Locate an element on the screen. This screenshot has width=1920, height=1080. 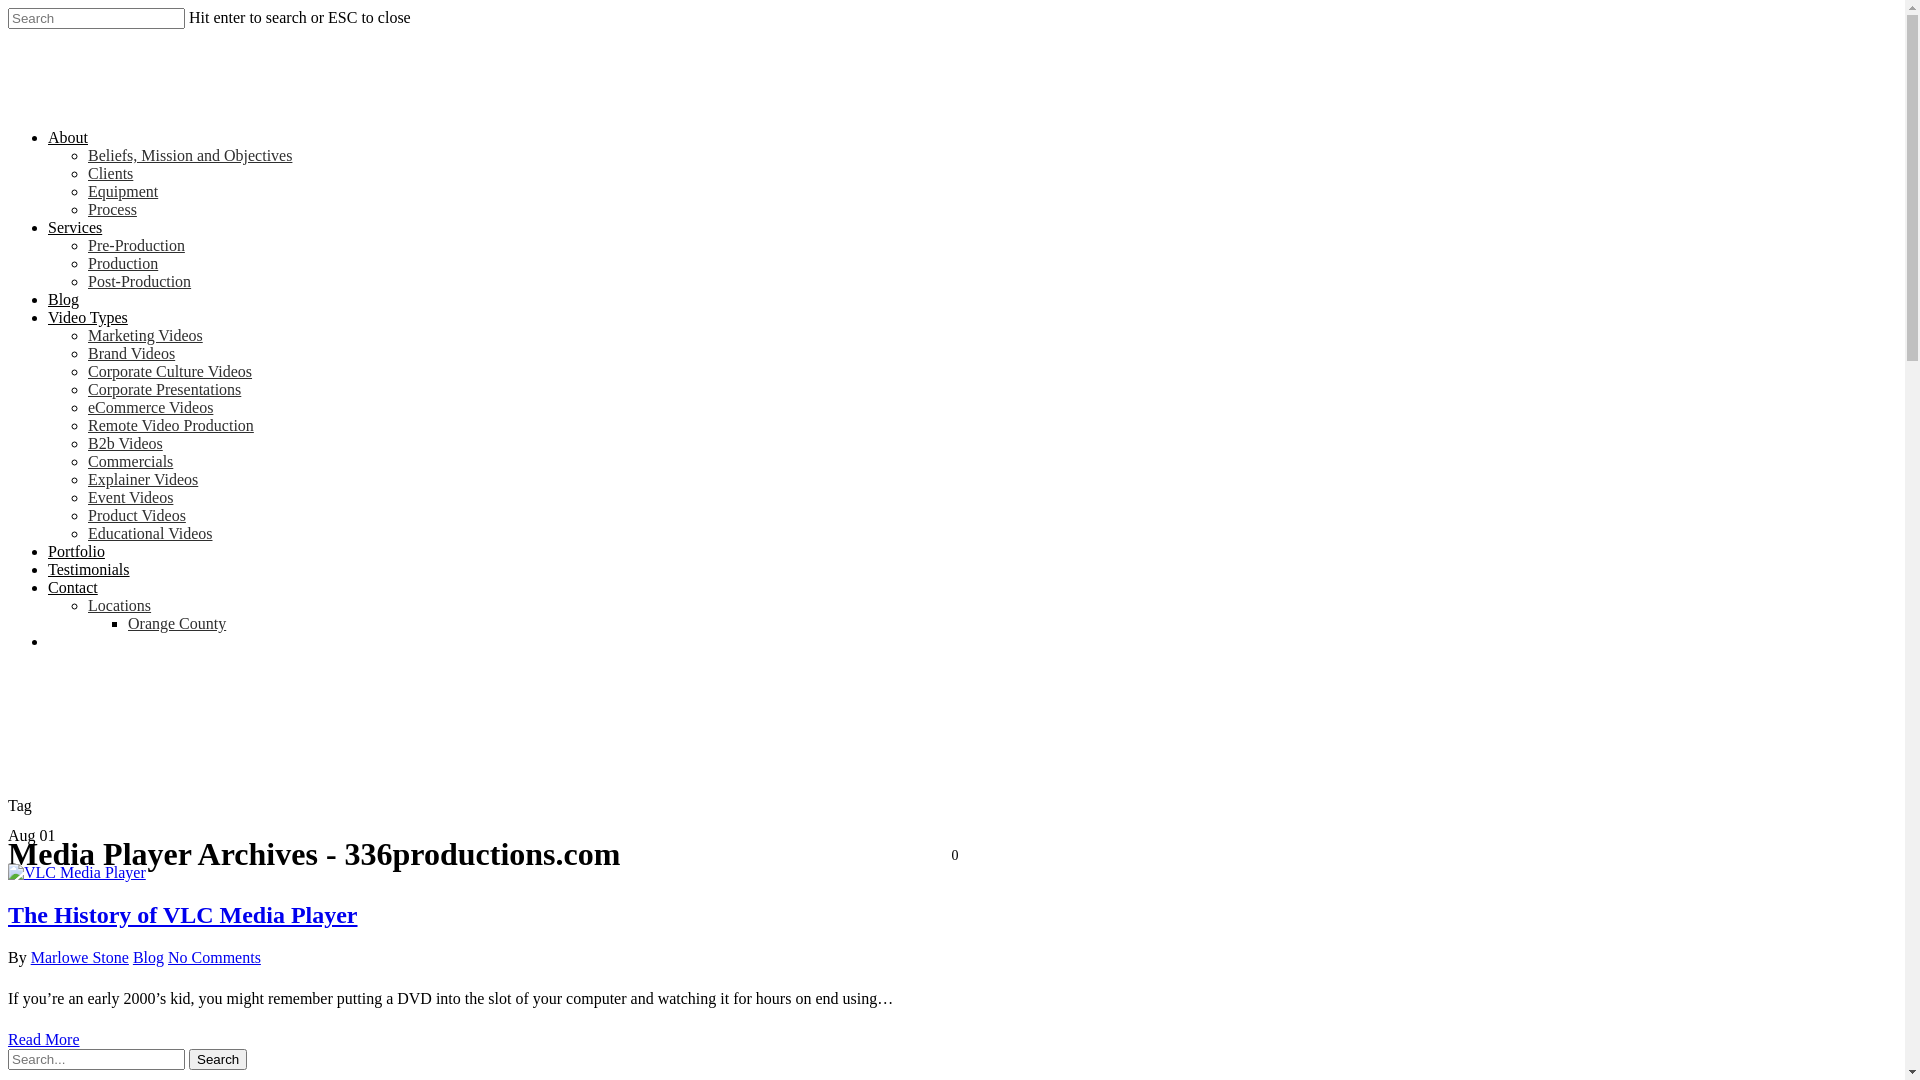
'Clients' is located at coordinates (109, 172).